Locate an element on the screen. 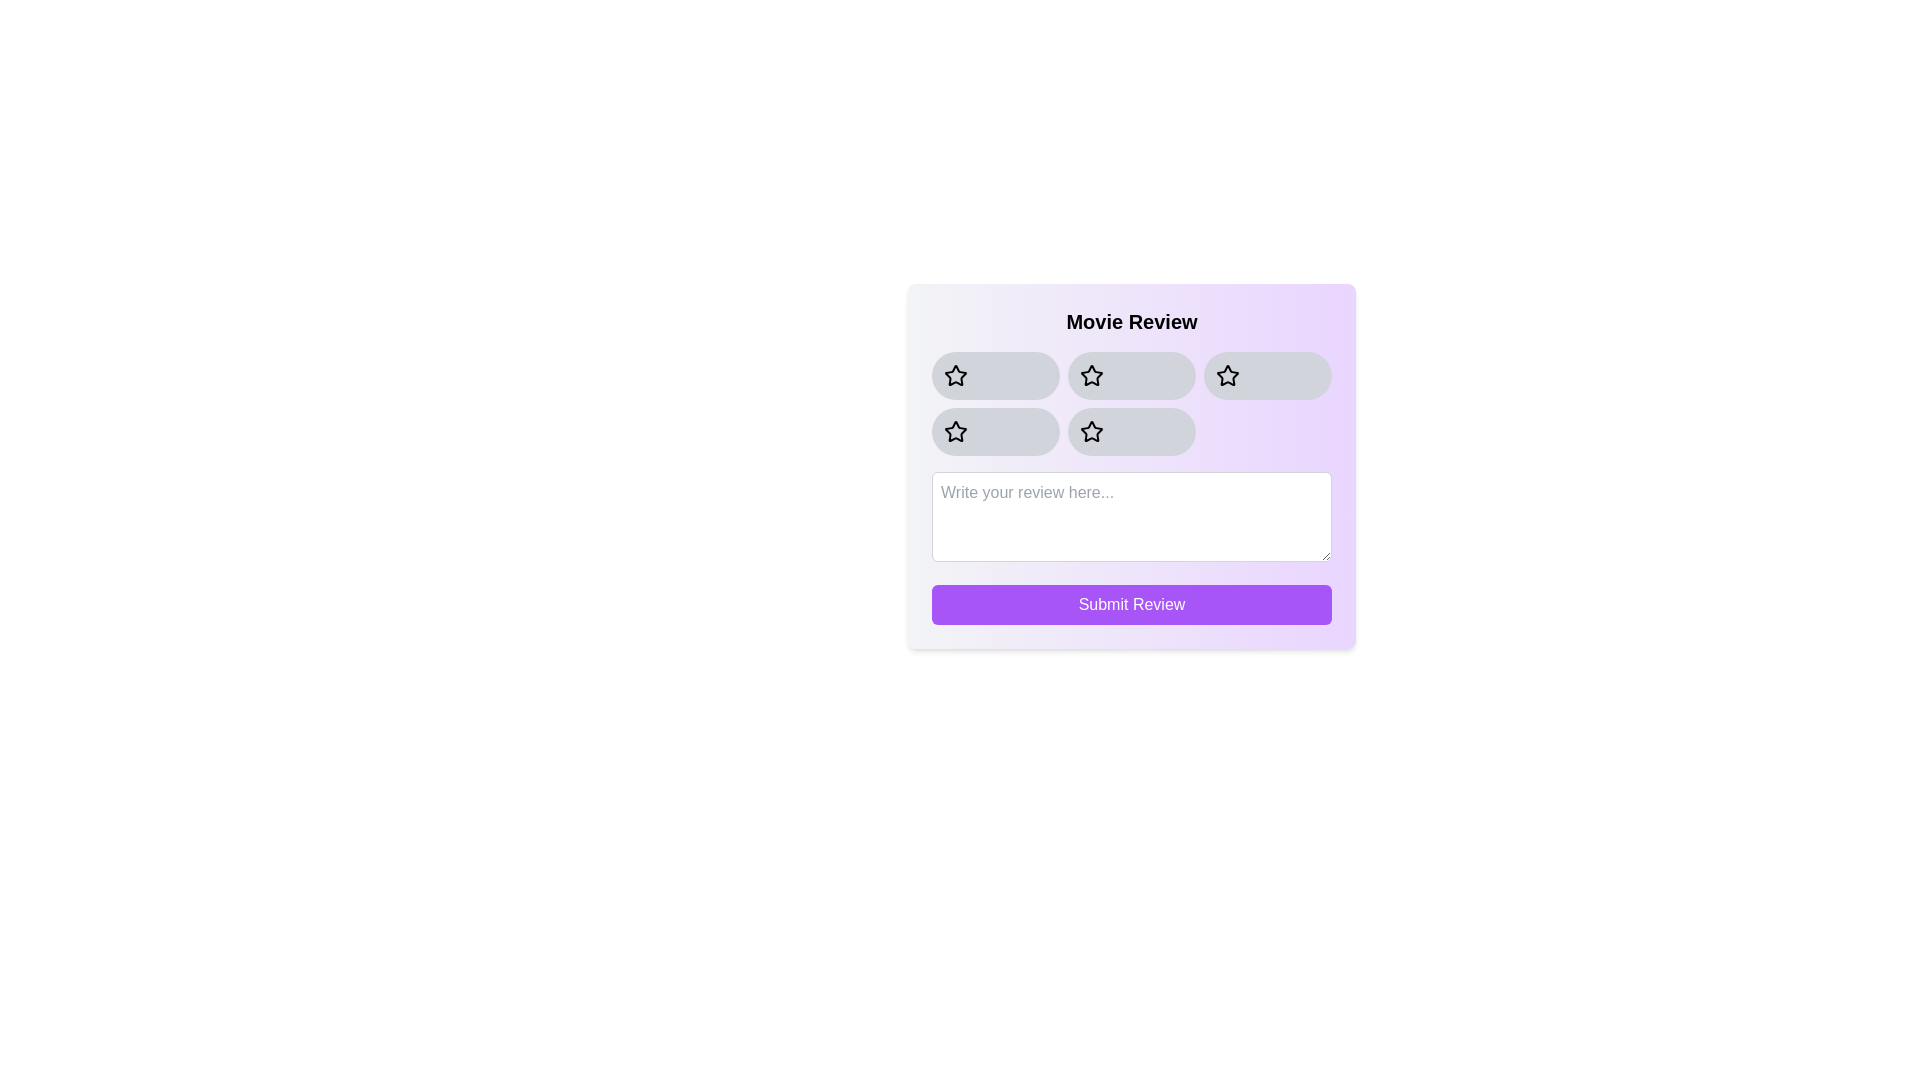 Image resolution: width=1920 pixels, height=1080 pixels. 'Submit Review' button to submit the review is located at coordinates (1132, 604).